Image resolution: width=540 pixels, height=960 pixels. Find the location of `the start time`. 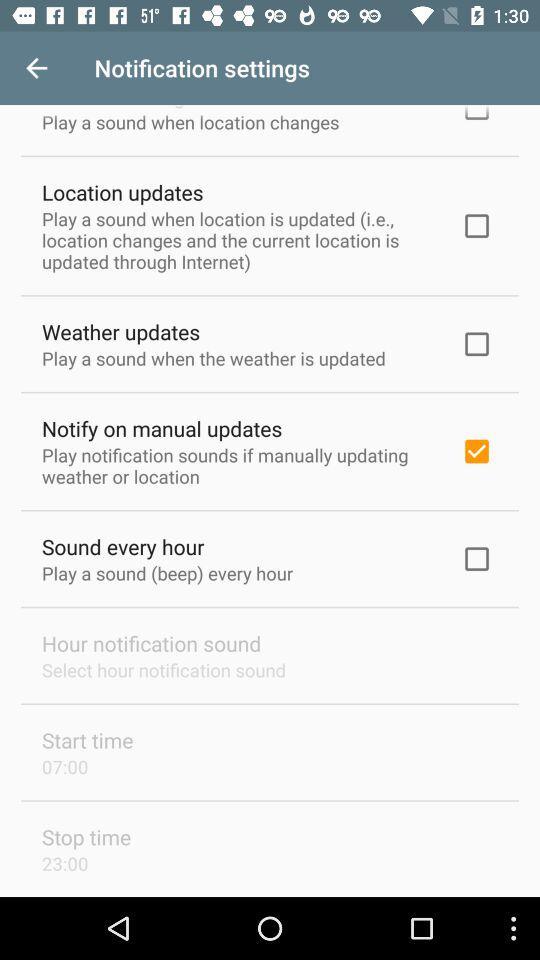

the start time is located at coordinates (86, 739).